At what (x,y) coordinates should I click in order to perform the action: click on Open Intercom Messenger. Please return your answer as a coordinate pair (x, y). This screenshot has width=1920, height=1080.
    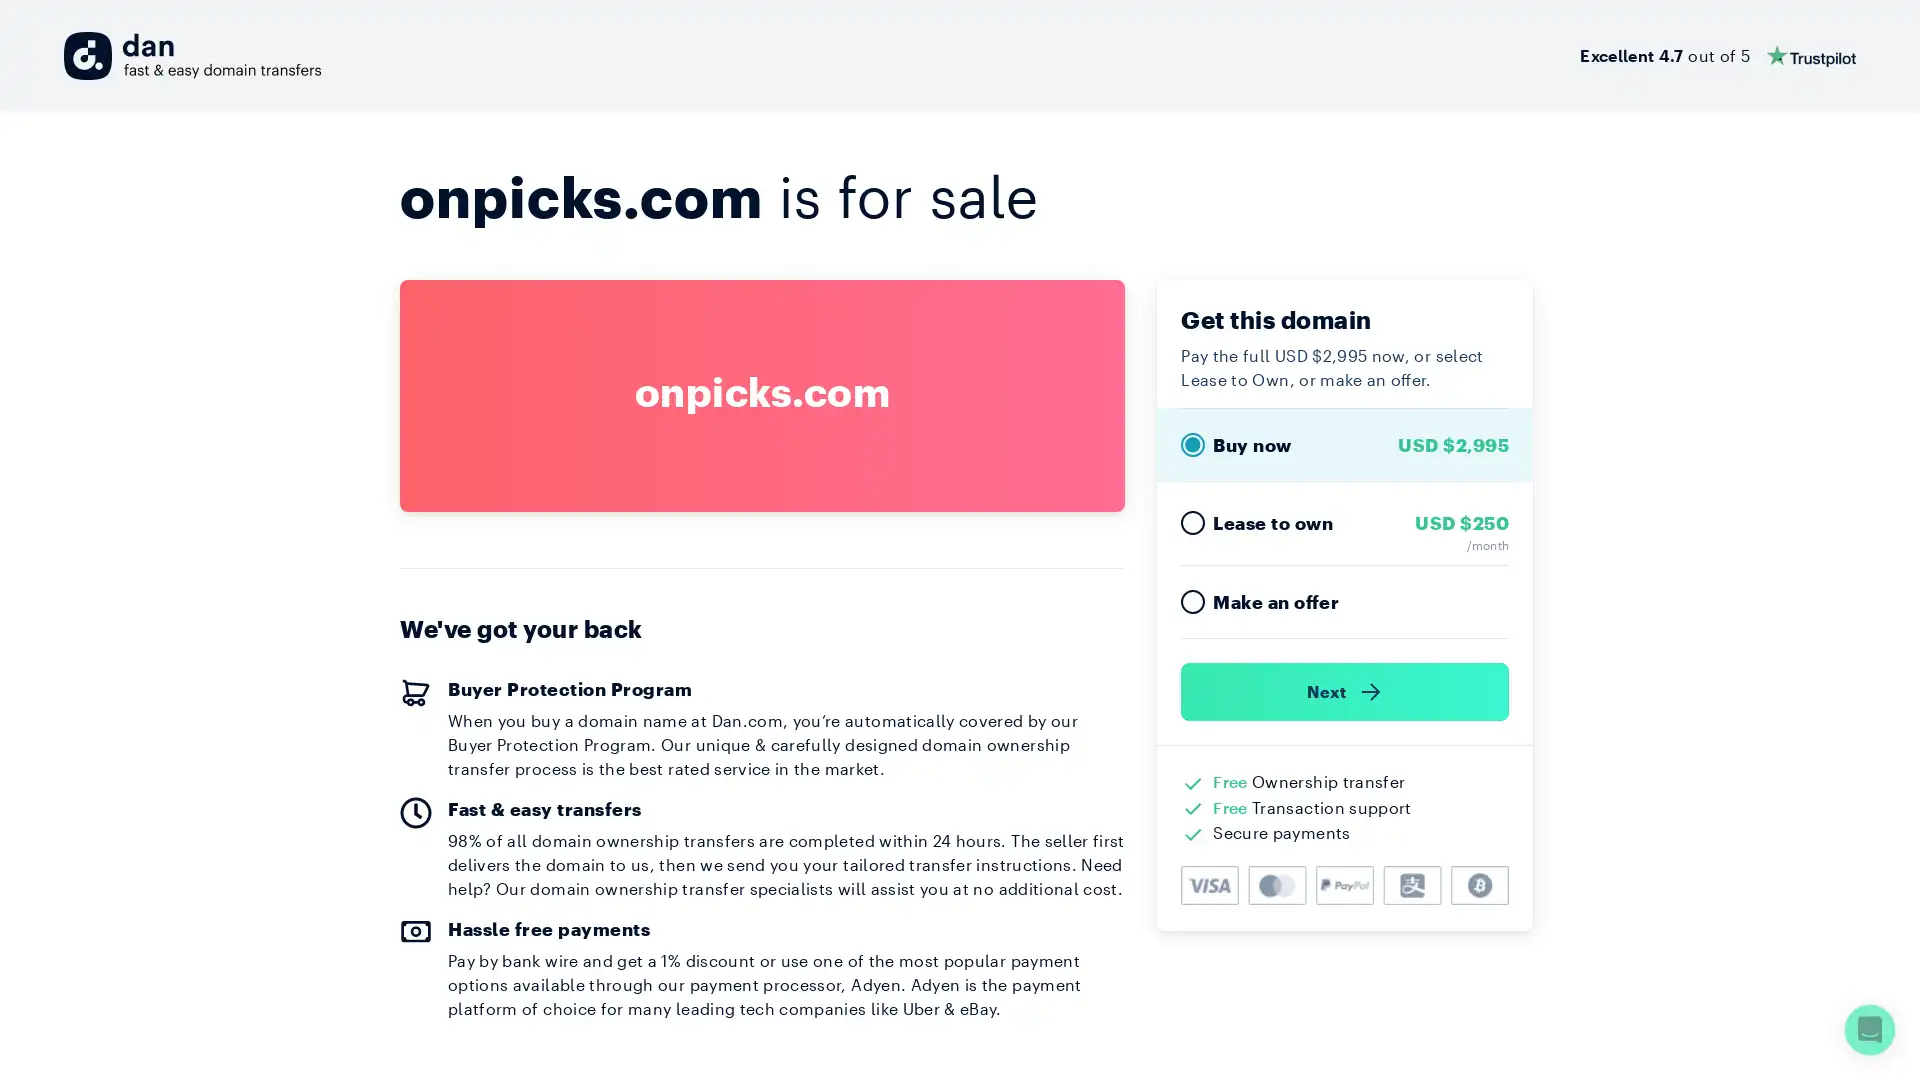
    Looking at the image, I should click on (1869, 1029).